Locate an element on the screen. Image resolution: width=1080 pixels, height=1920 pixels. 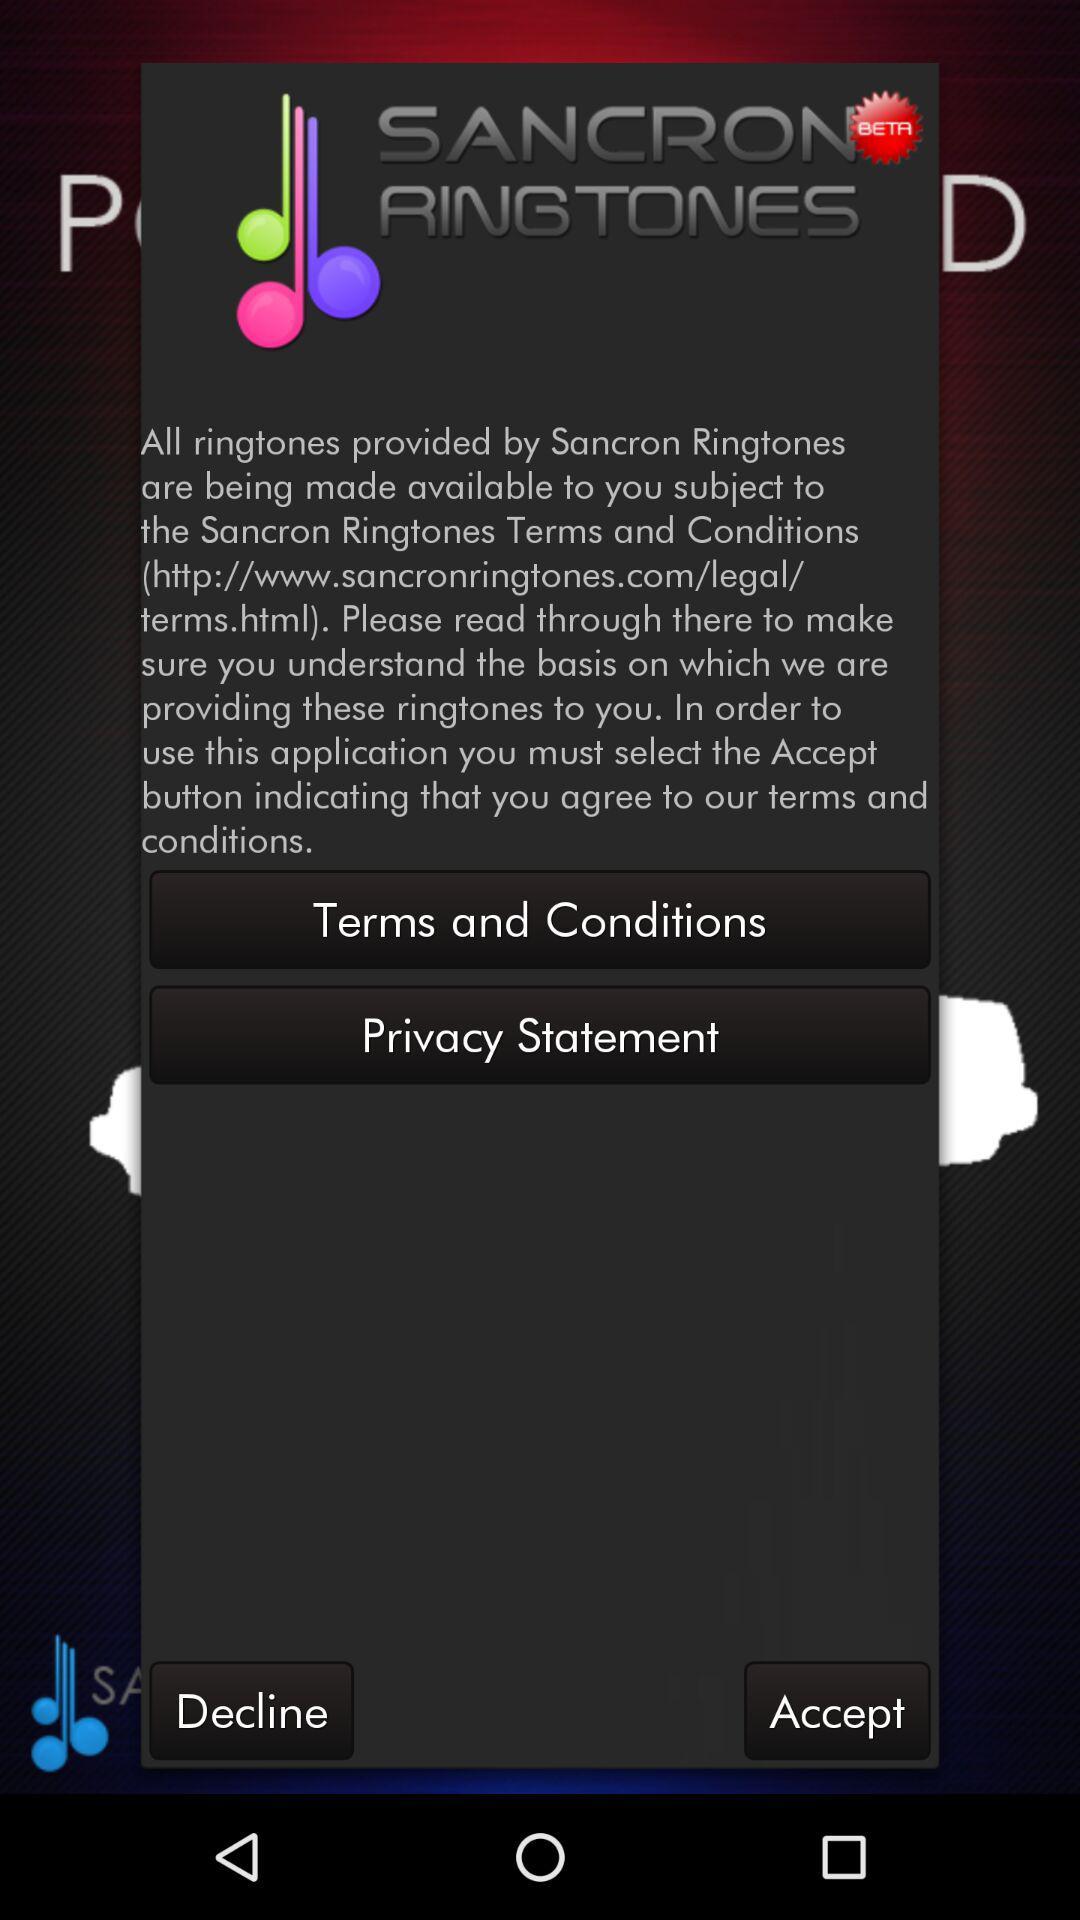
the icon next to the decline item is located at coordinates (837, 1709).